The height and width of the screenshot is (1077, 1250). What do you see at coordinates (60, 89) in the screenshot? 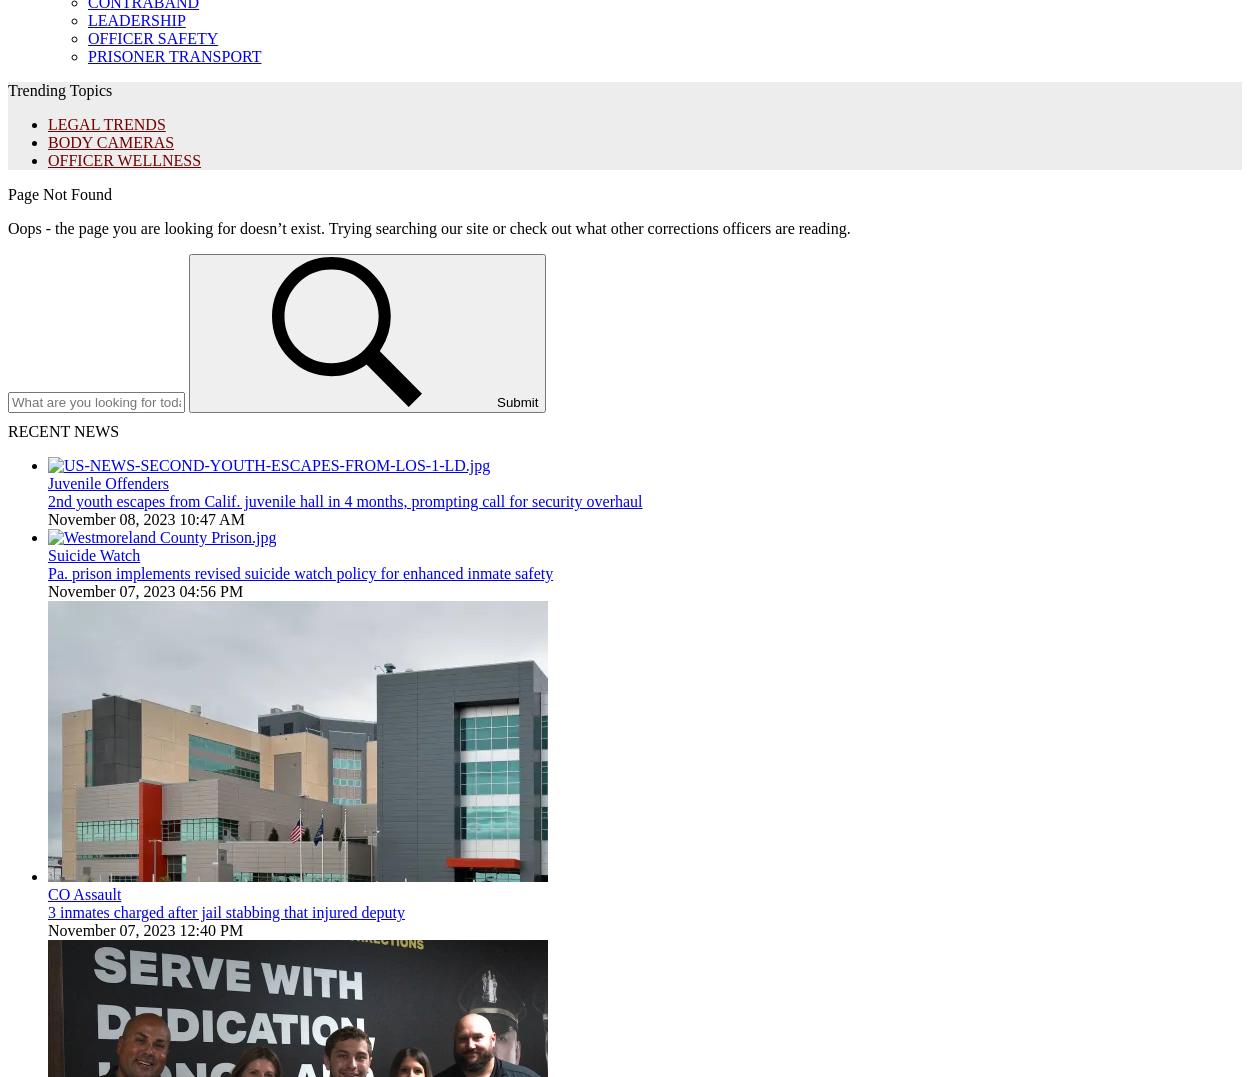
I see `'Trending Topics'` at bounding box center [60, 89].